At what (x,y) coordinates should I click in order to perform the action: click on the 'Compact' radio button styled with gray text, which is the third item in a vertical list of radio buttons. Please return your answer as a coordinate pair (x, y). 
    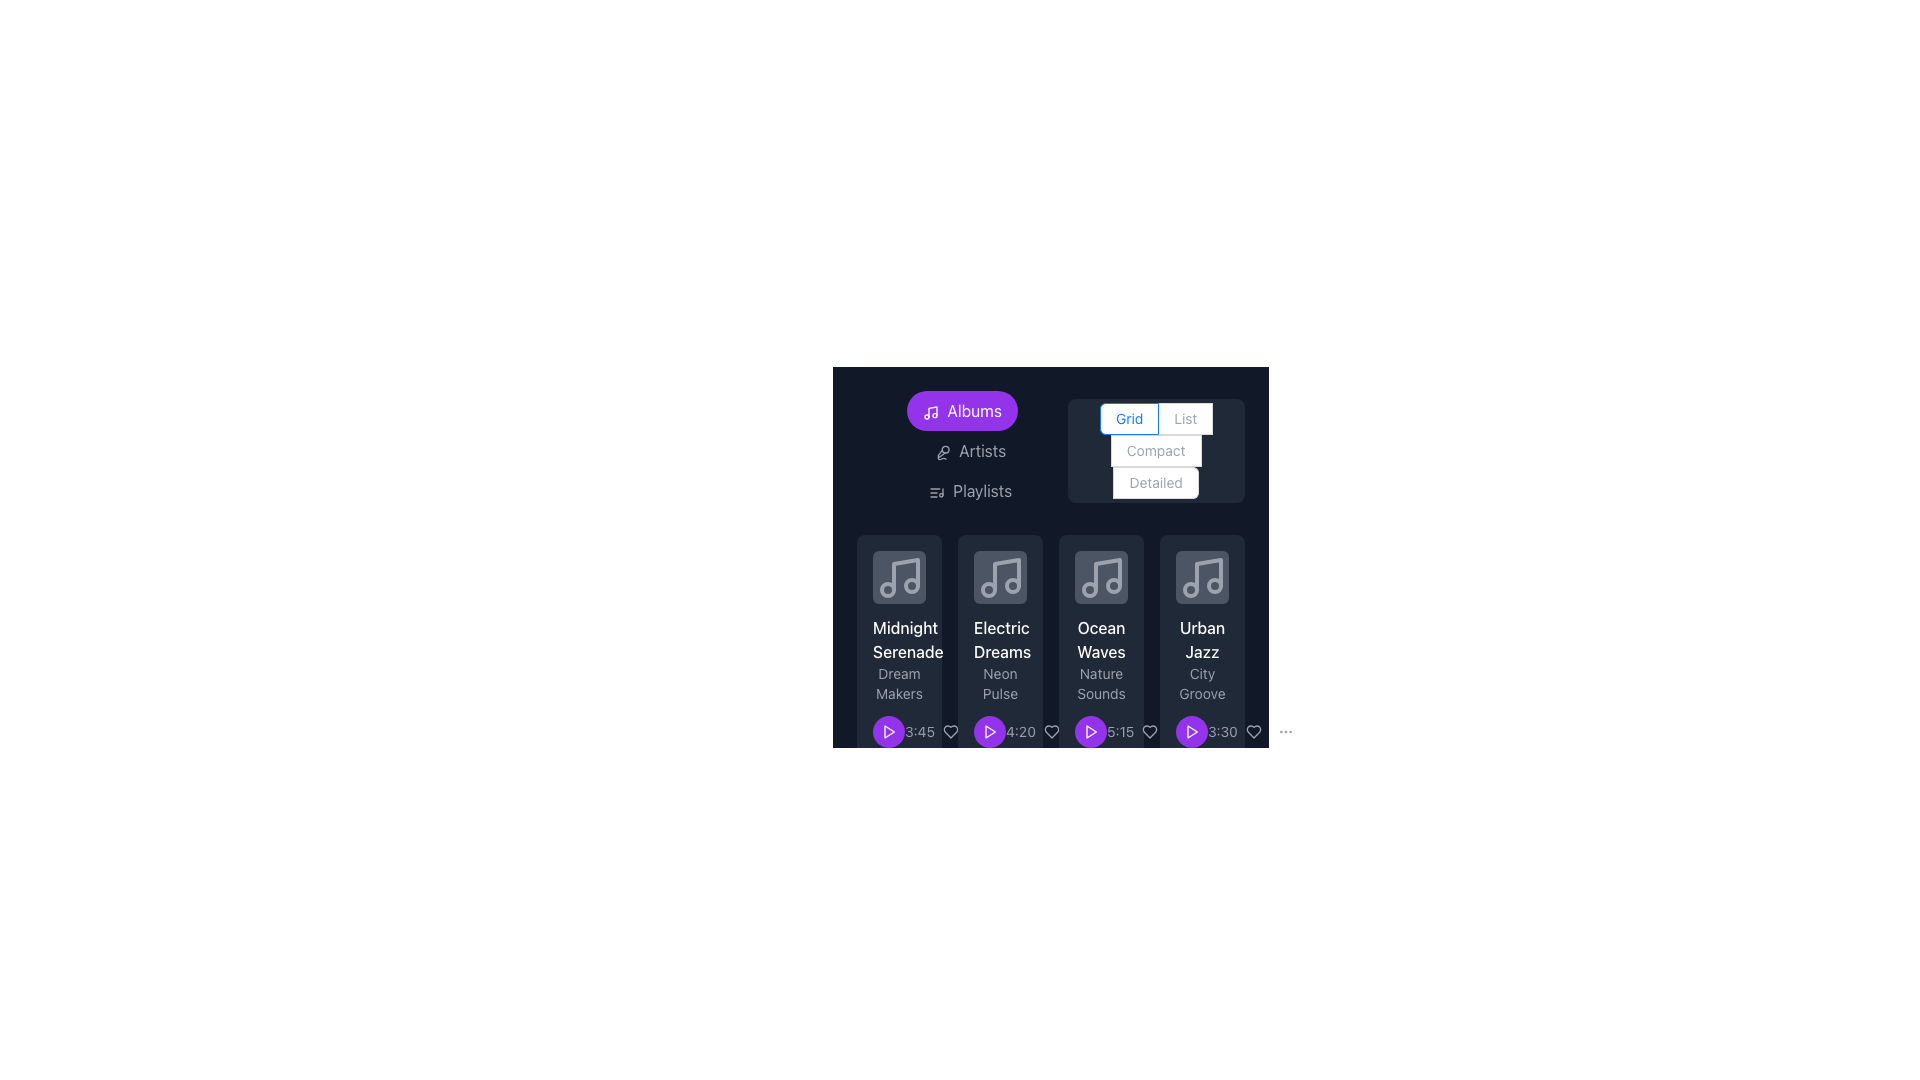
    Looking at the image, I should click on (1156, 451).